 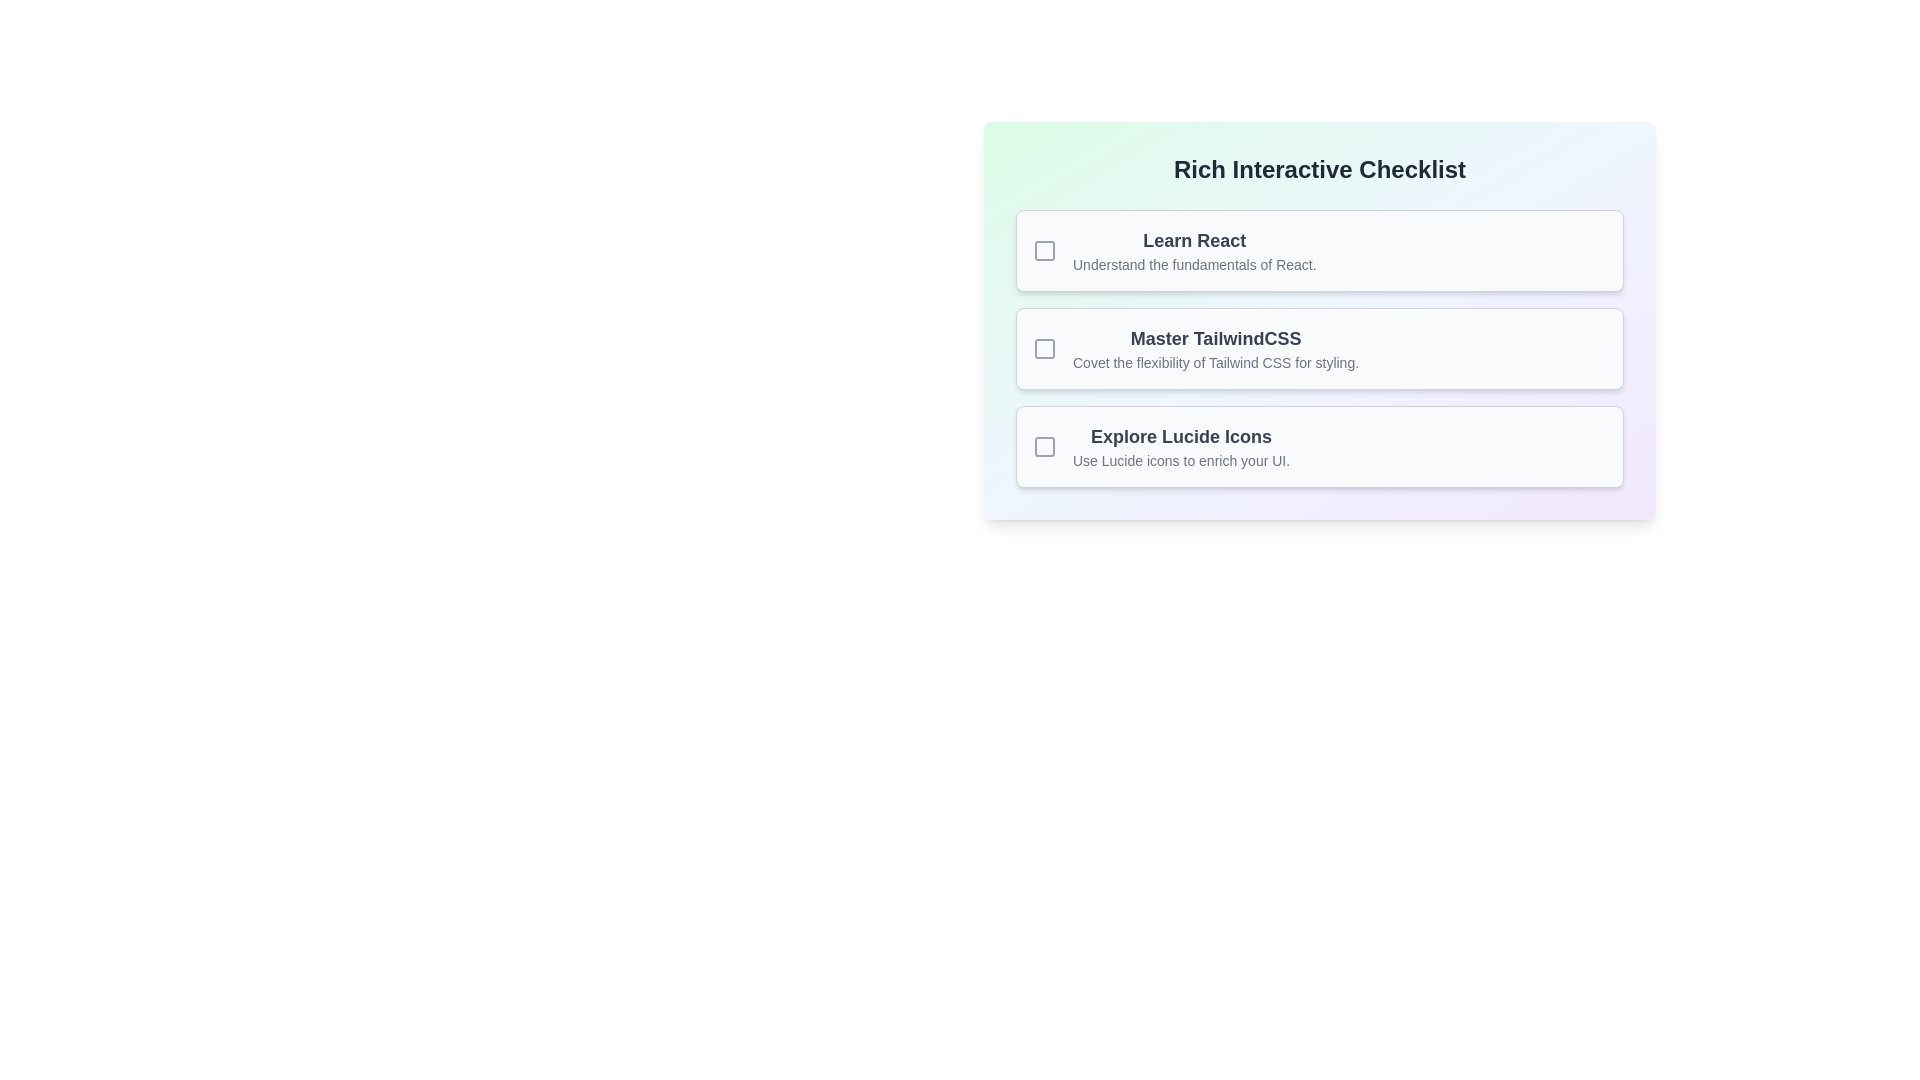 What do you see at coordinates (1044, 446) in the screenshot?
I see `the first visible checkbox in the checklist interface under the section titled 'Explore Lucide Icons'` at bounding box center [1044, 446].